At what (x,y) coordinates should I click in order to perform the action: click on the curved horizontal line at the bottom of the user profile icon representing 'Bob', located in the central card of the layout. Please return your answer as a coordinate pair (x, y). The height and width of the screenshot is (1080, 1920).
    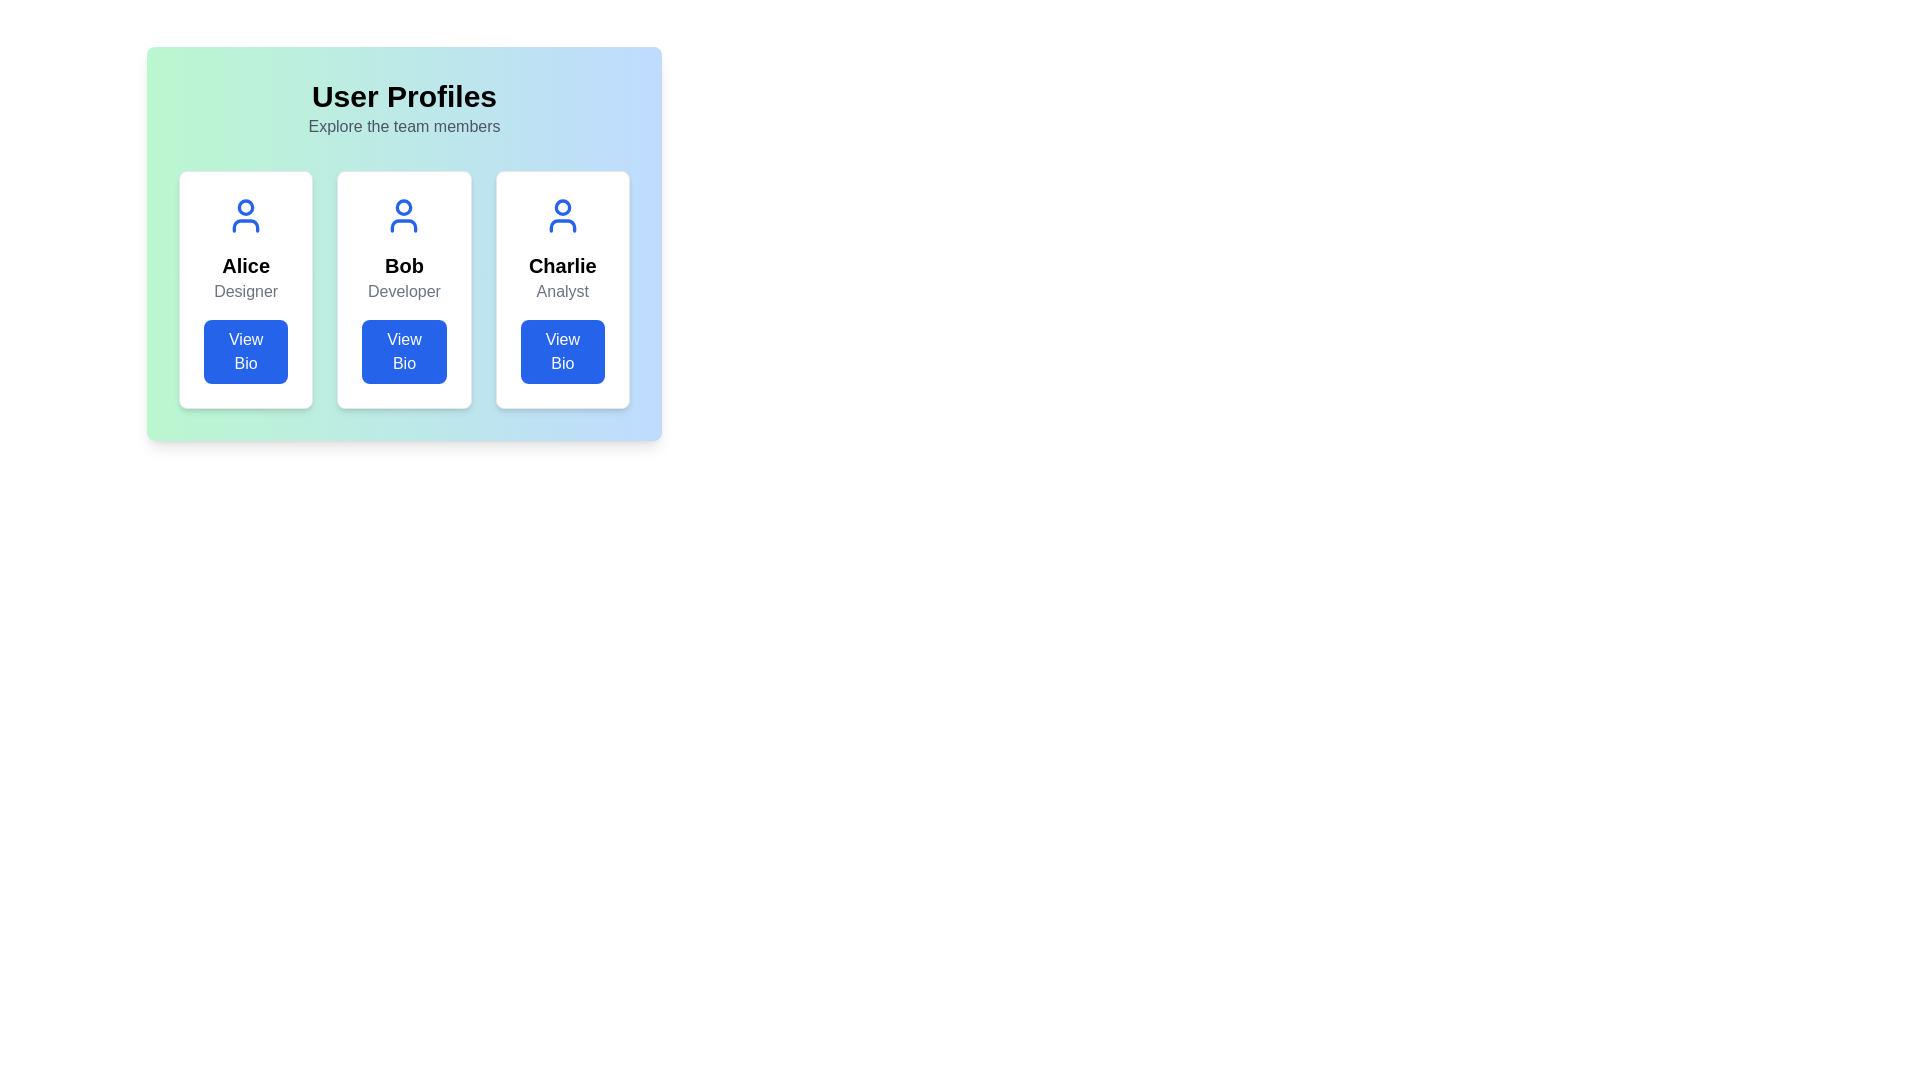
    Looking at the image, I should click on (403, 225).